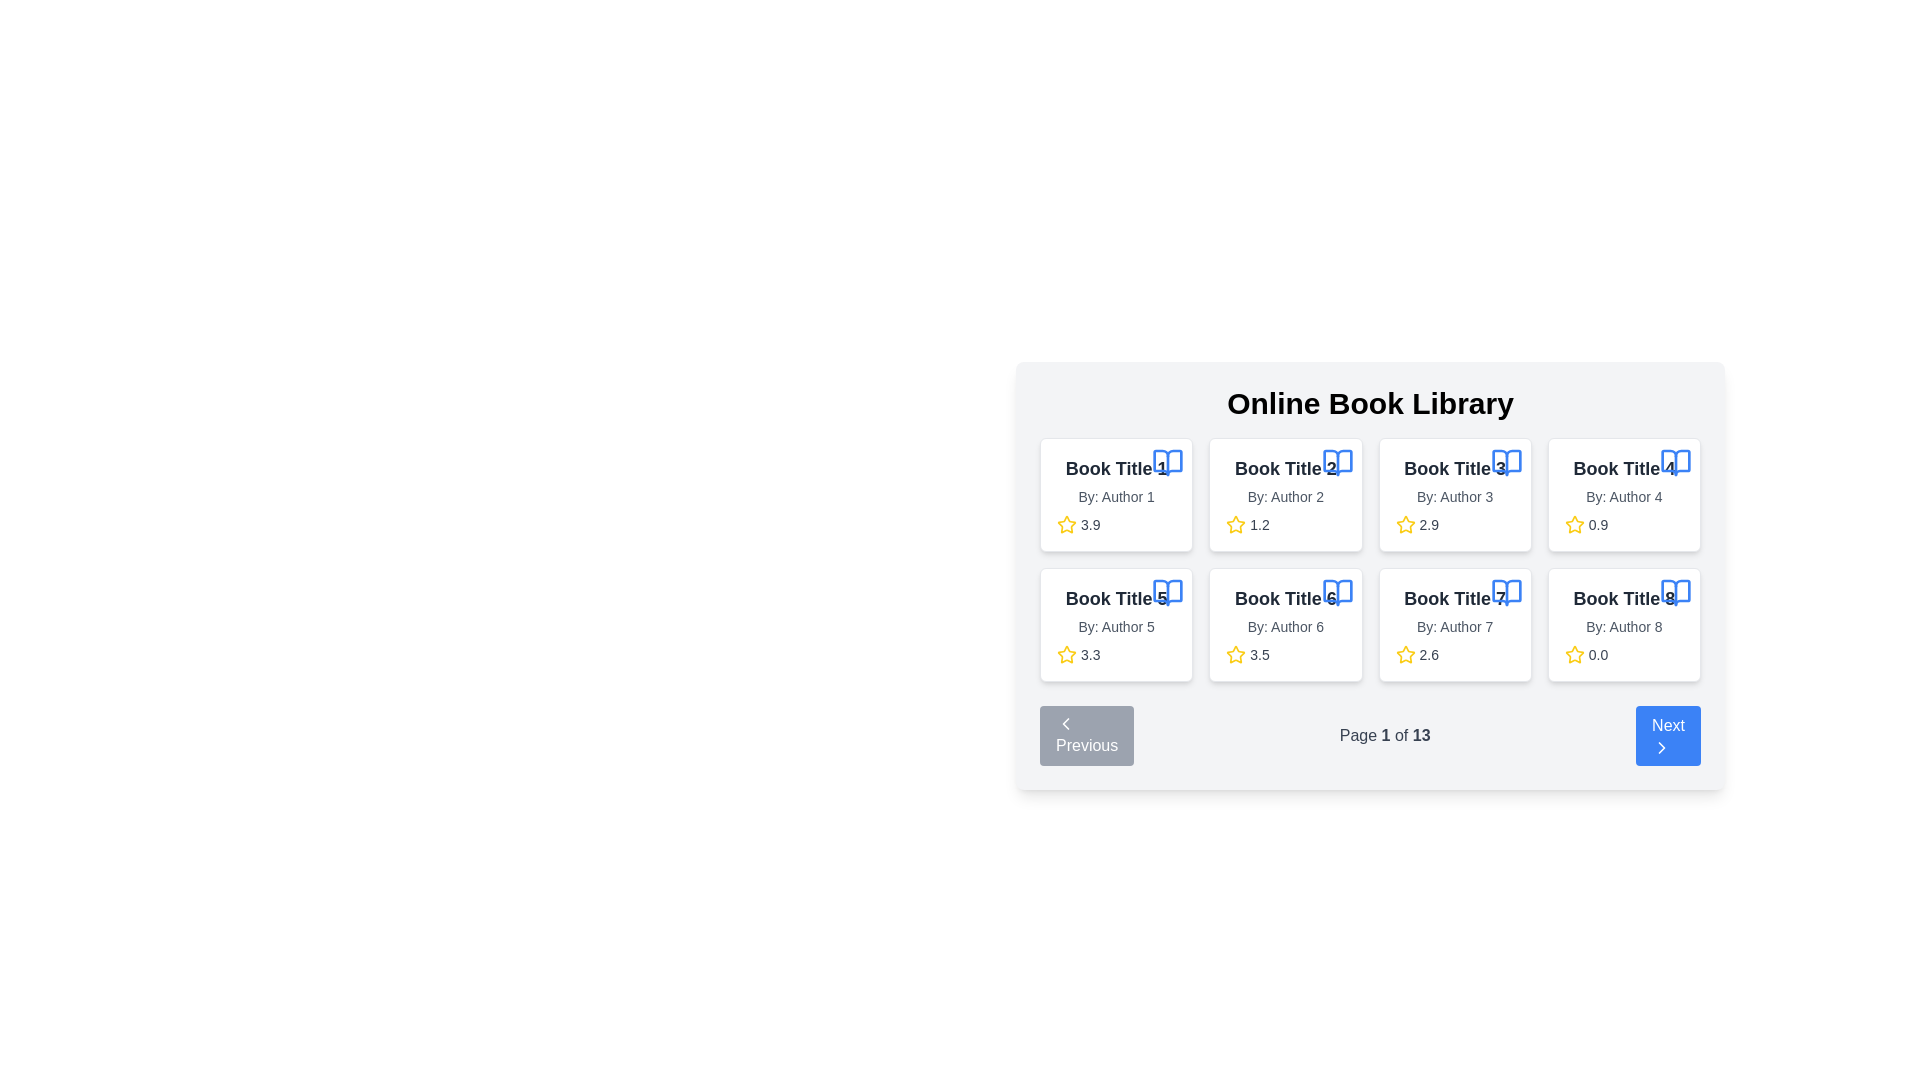  I want to click on the rating display for 'Book Title 1', which is located under 'By: Author 1' in its book card, so click(1115, 523).